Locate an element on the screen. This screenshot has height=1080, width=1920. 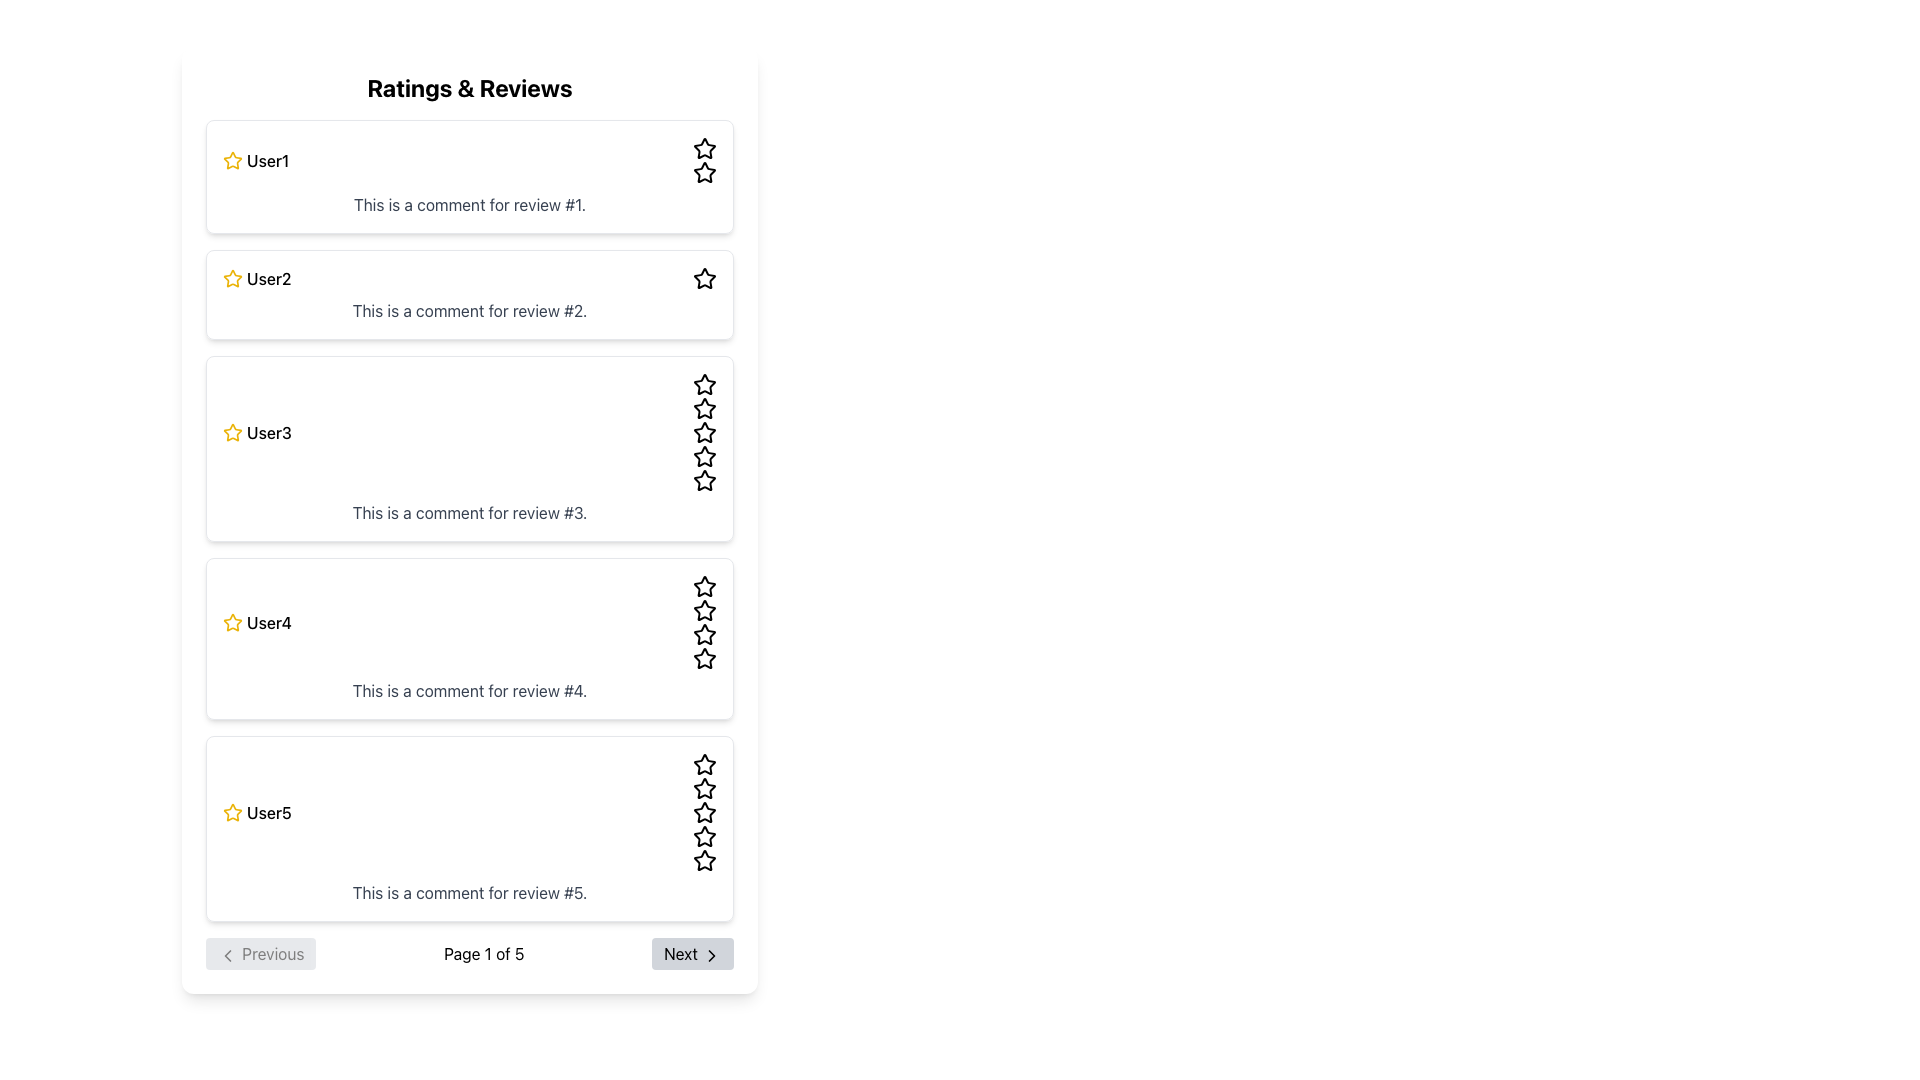
the topmost star icon in the vertical stack of rating stars within the 'User5' review card is located at coordinates (705, 764).